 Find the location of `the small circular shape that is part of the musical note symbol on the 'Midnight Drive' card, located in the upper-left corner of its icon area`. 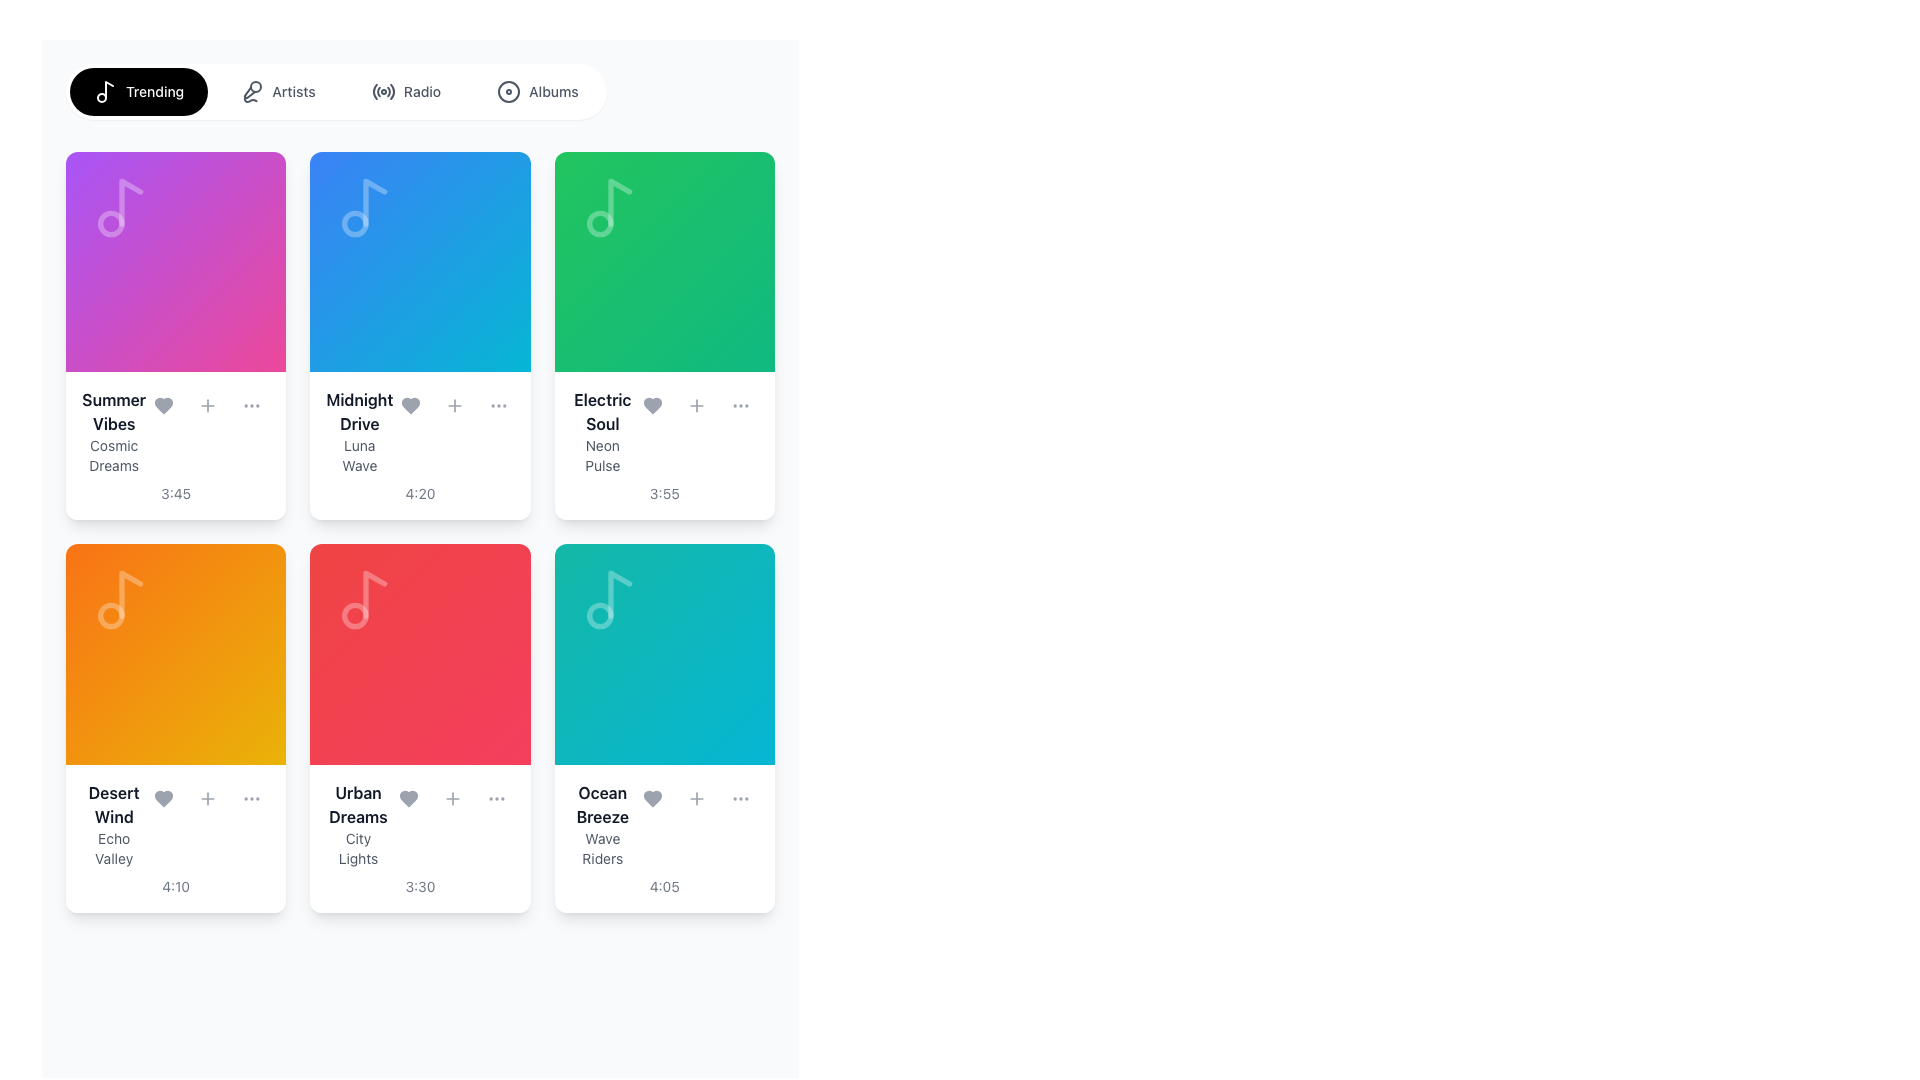

the small circular shape that is part of the musical note symbol on the 'Midnight Drive' card, located in the upper-left corner of its icon area is located at coordinates (355, 223).